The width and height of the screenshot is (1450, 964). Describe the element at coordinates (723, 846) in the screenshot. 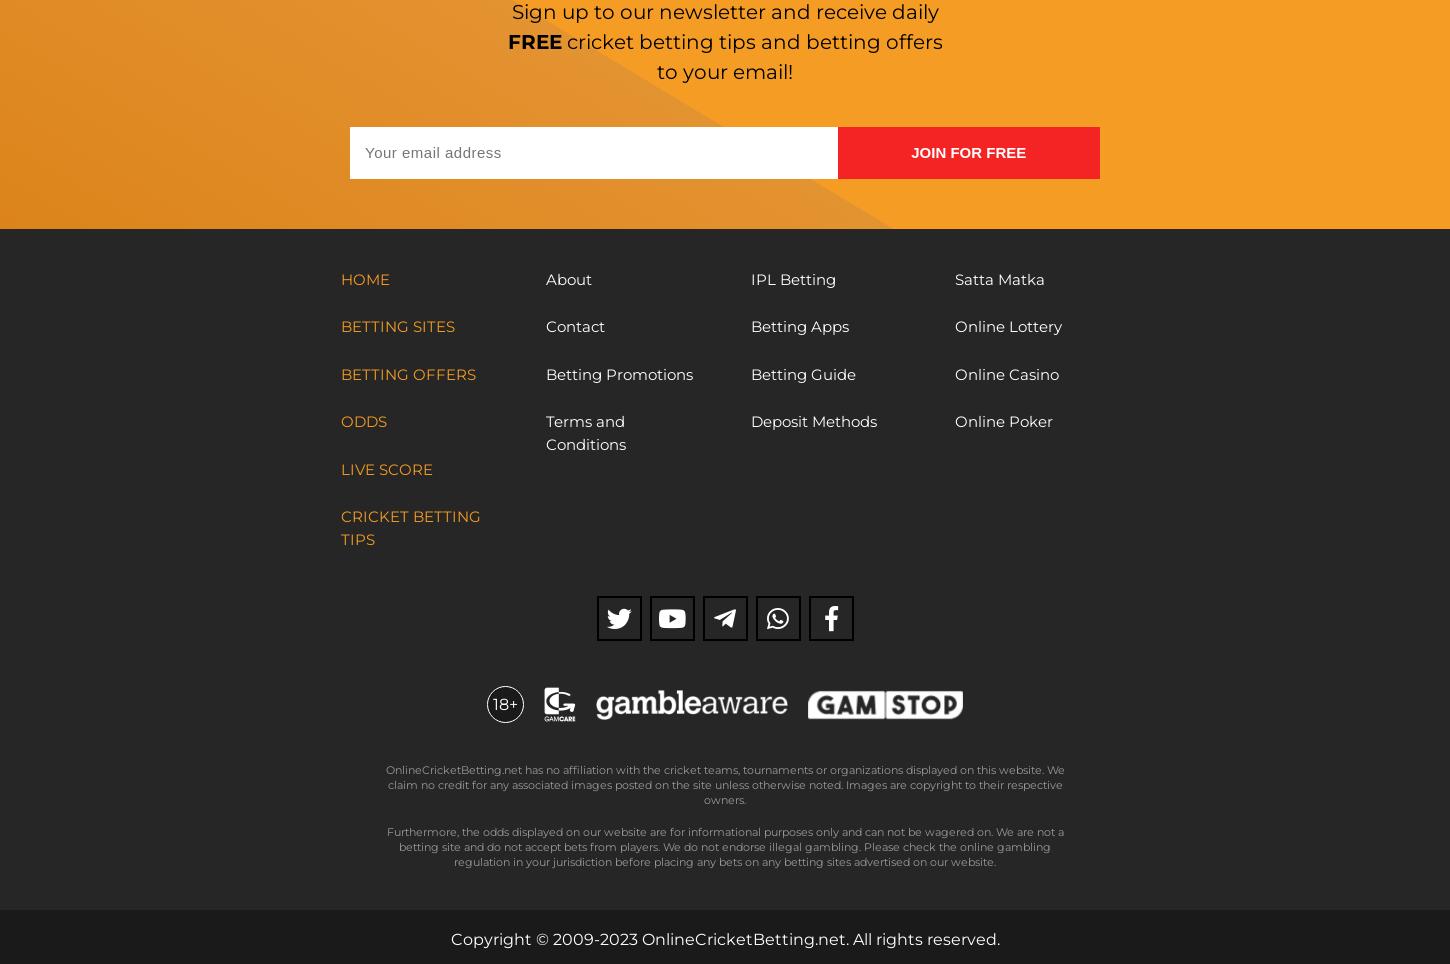

I see `'Furthermore, the odds displayed on our website are for informational purposes only and can not be wagered on. We are not a betting site and do not accept bets from players. We do not endorse illegal gambling. Please check the online gambling regulation in your jurisdiction before placing any bets on any betting sites advertised on our website.'` at that location.